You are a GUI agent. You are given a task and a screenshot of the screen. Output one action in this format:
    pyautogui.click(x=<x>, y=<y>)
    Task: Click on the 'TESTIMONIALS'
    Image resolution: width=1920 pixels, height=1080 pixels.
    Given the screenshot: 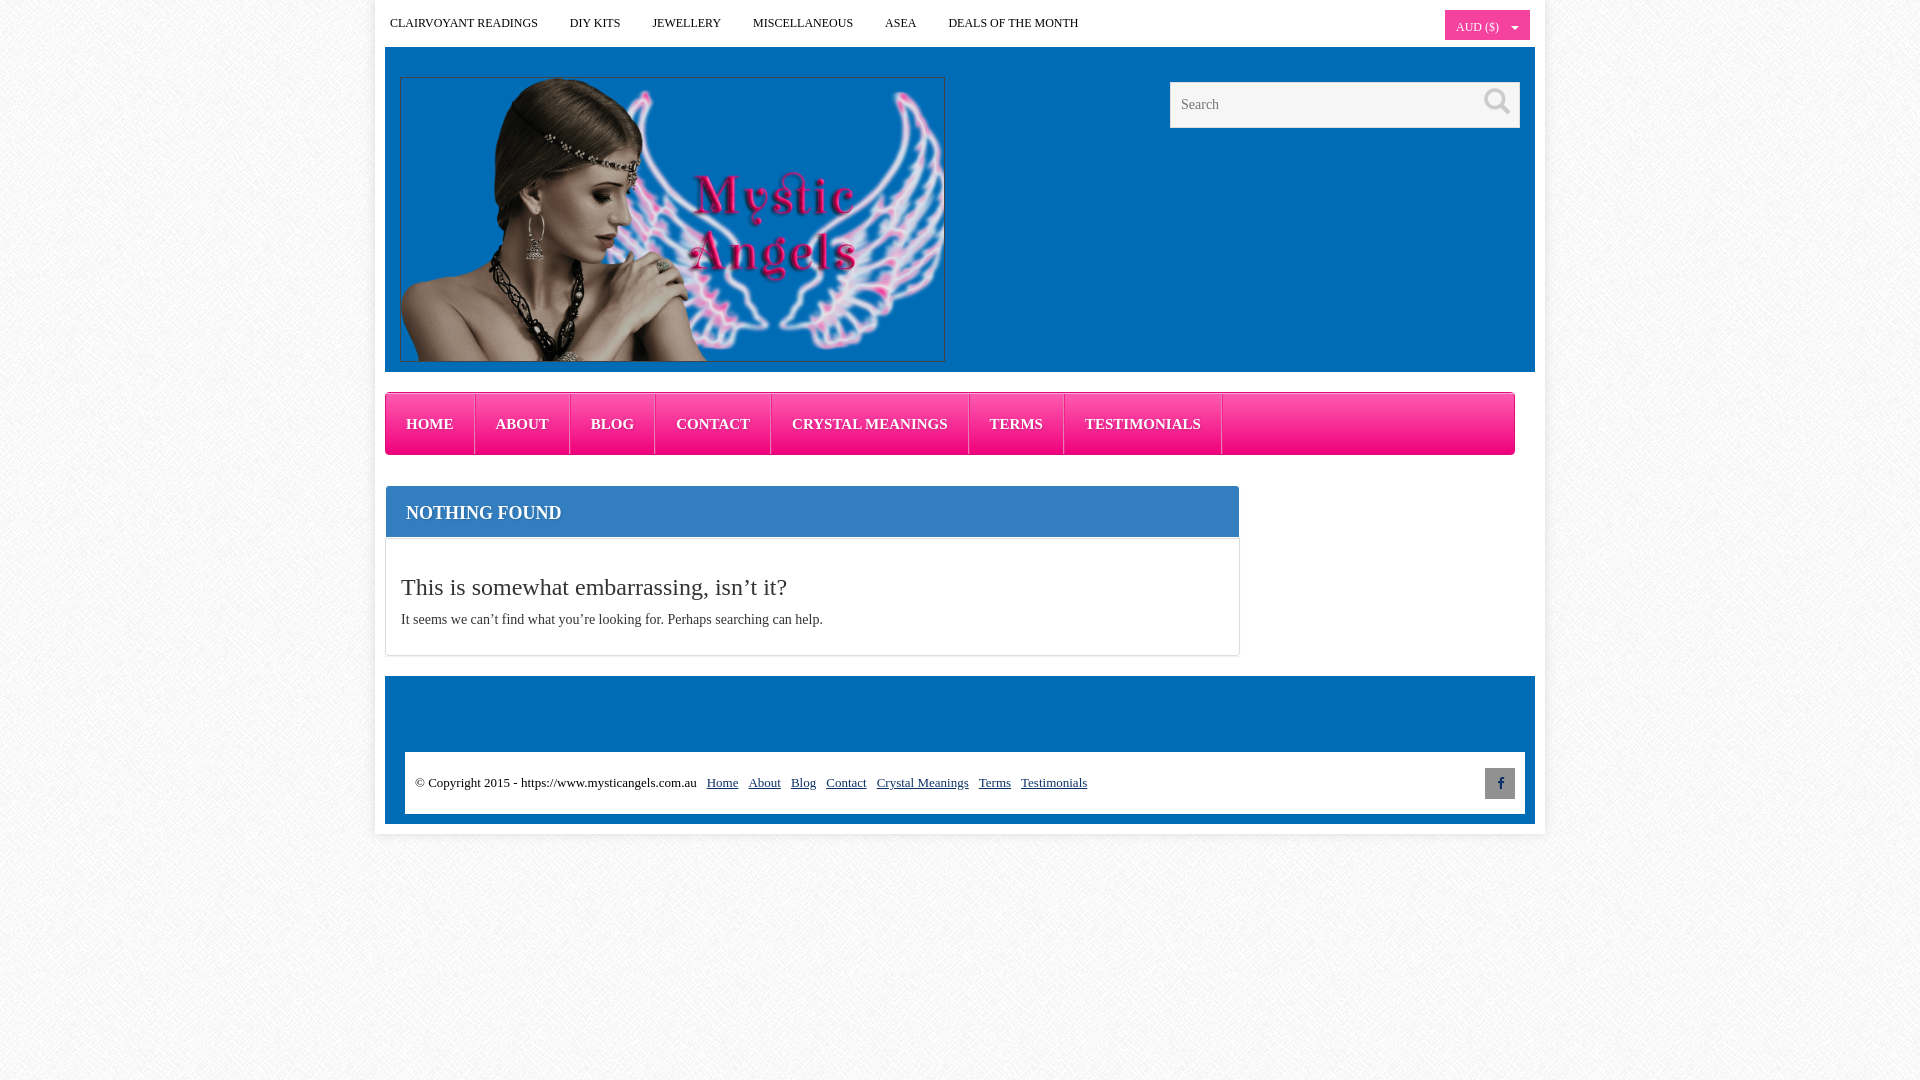 What is the action you would take?
    pyautogui.click(x=1142, y=423)
    